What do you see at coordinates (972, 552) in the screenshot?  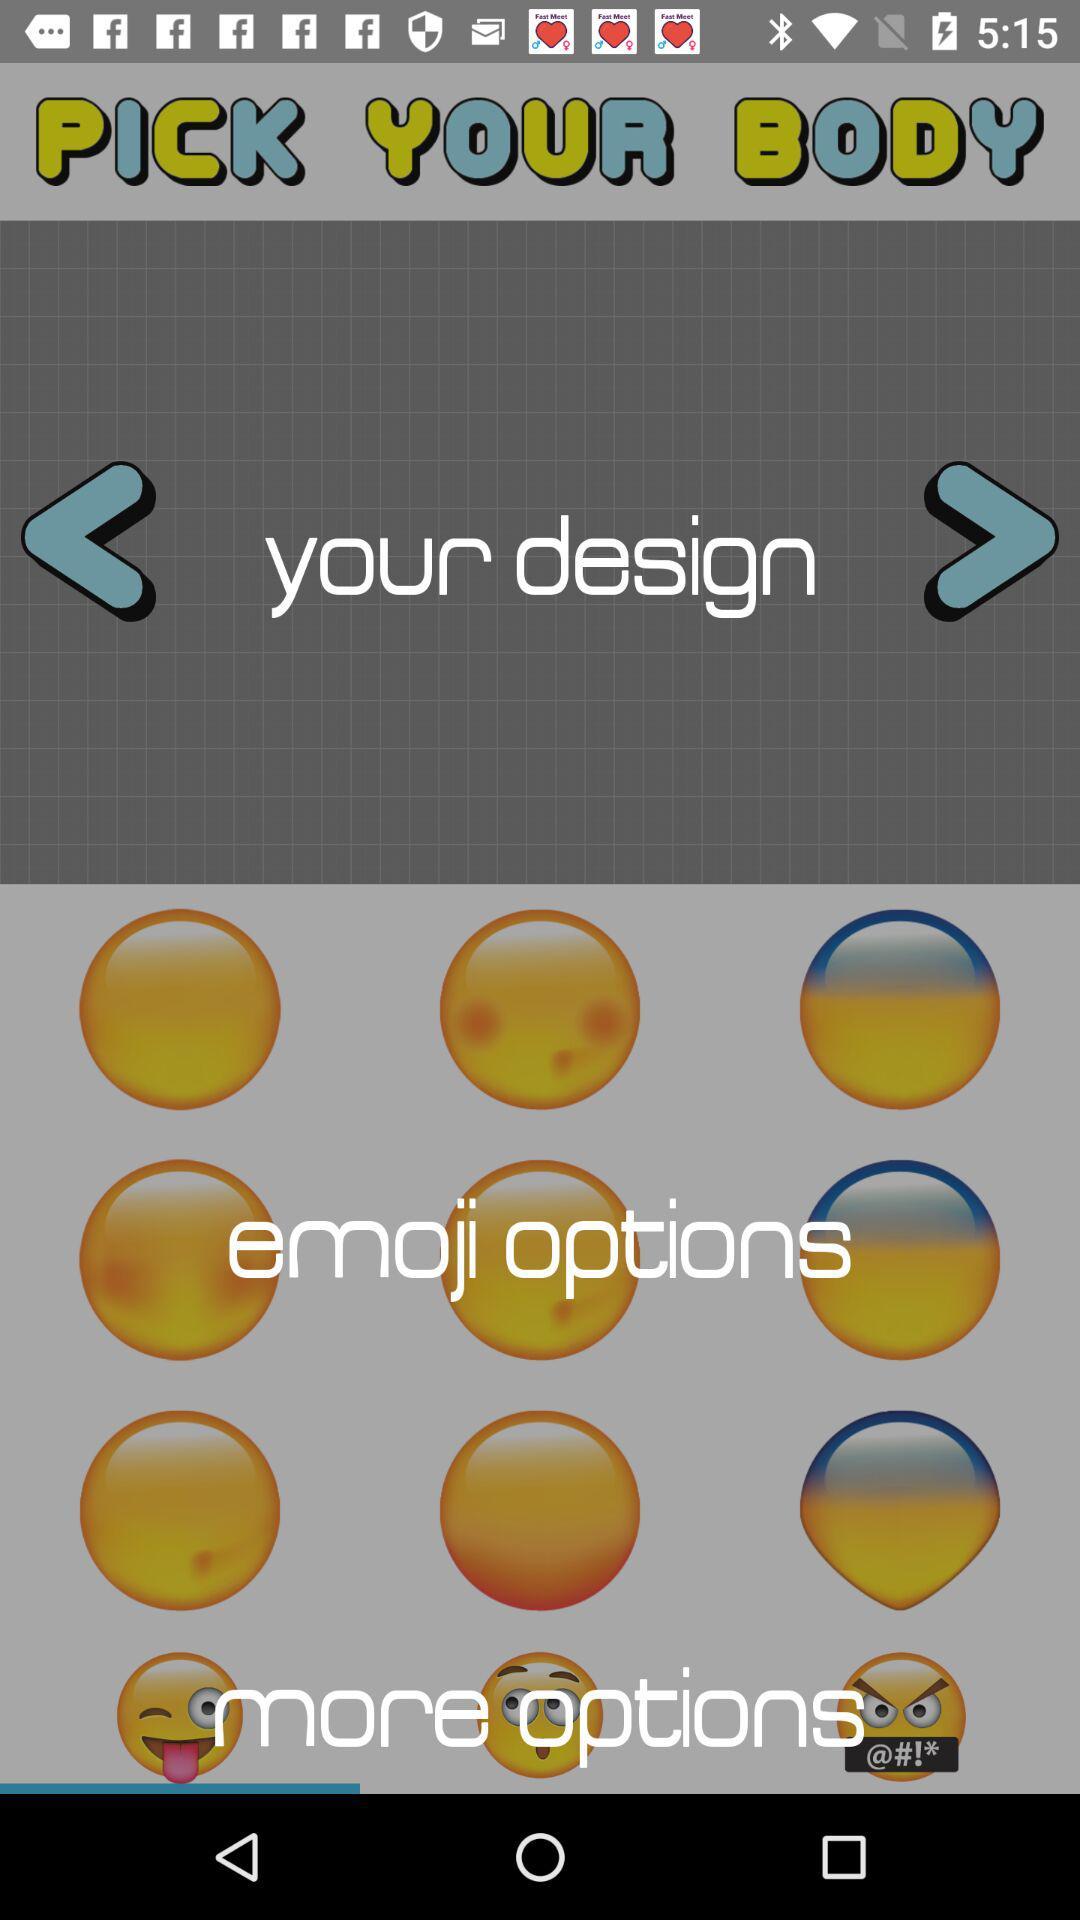 I see `the arrow_forward icon` at bounding box center [972, 552].